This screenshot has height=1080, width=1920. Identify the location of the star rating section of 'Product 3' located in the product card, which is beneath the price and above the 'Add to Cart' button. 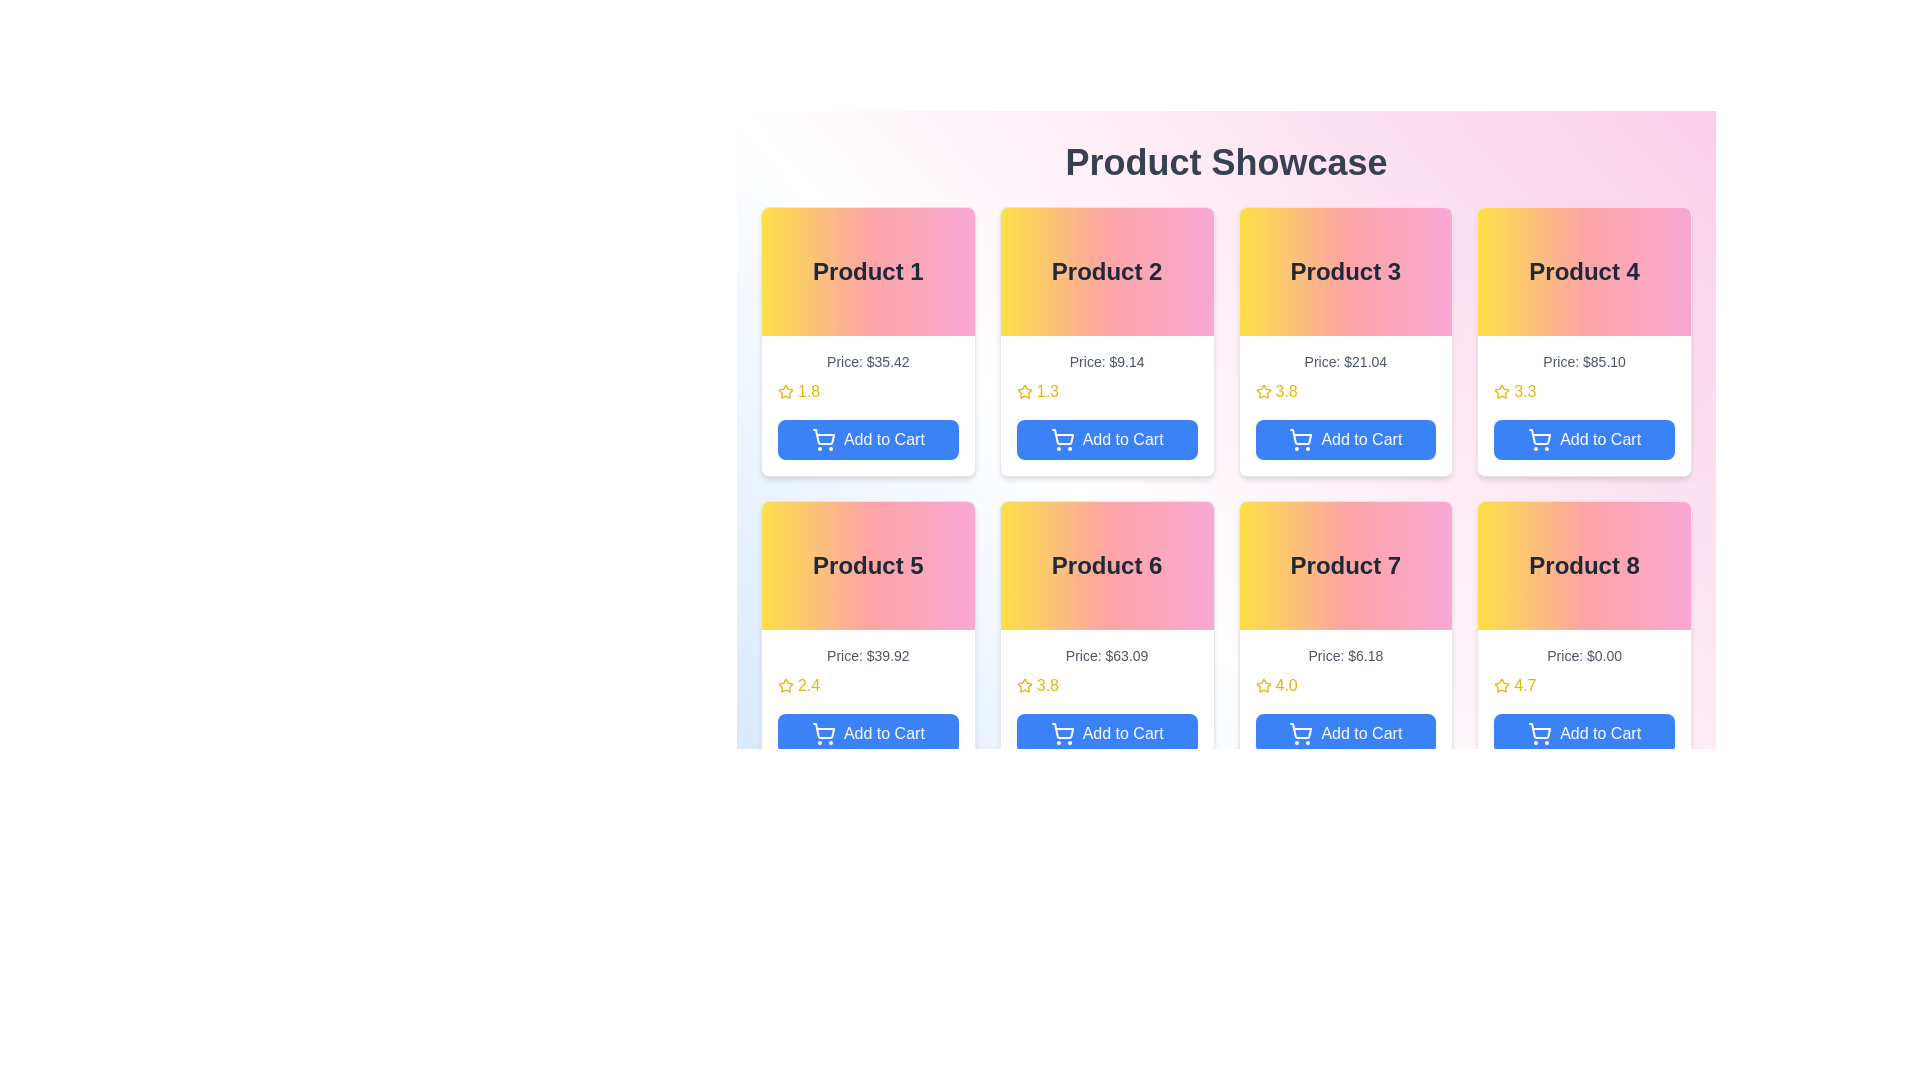
(1345, 392).